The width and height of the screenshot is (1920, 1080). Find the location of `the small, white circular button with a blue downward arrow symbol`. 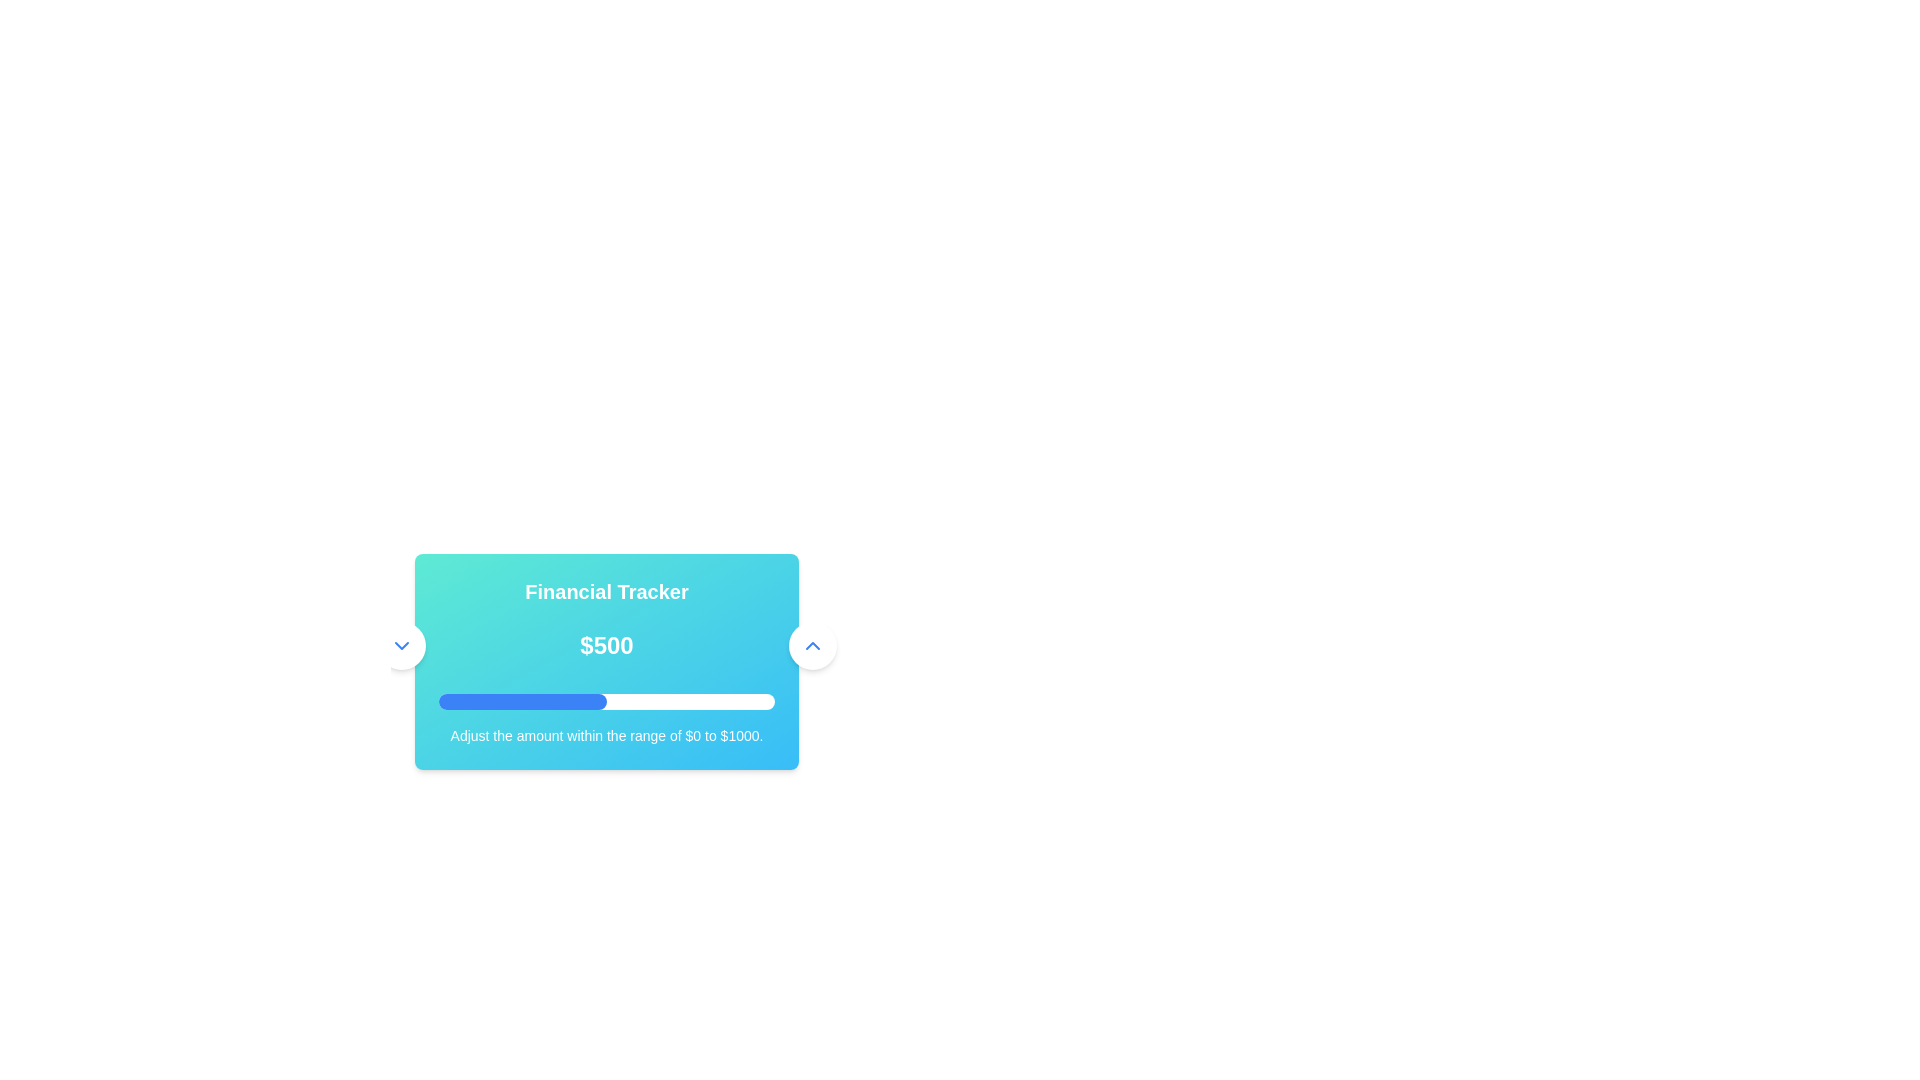

the small, white circular button with a blue downward arrow symbol is located at coordinates (400, 645).